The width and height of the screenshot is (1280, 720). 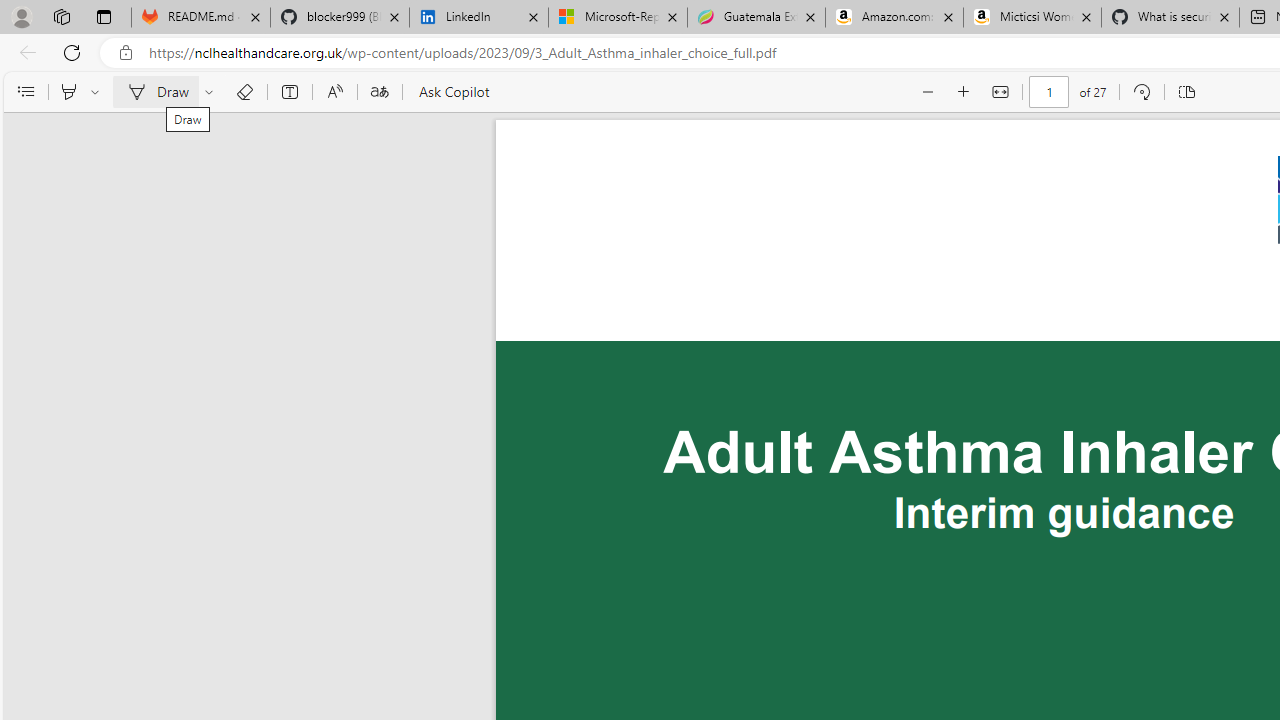 What do you see at coordinates (212, 92) in the screenshot?
I see `'Select ink properties'` at bounding box center [212, 92].